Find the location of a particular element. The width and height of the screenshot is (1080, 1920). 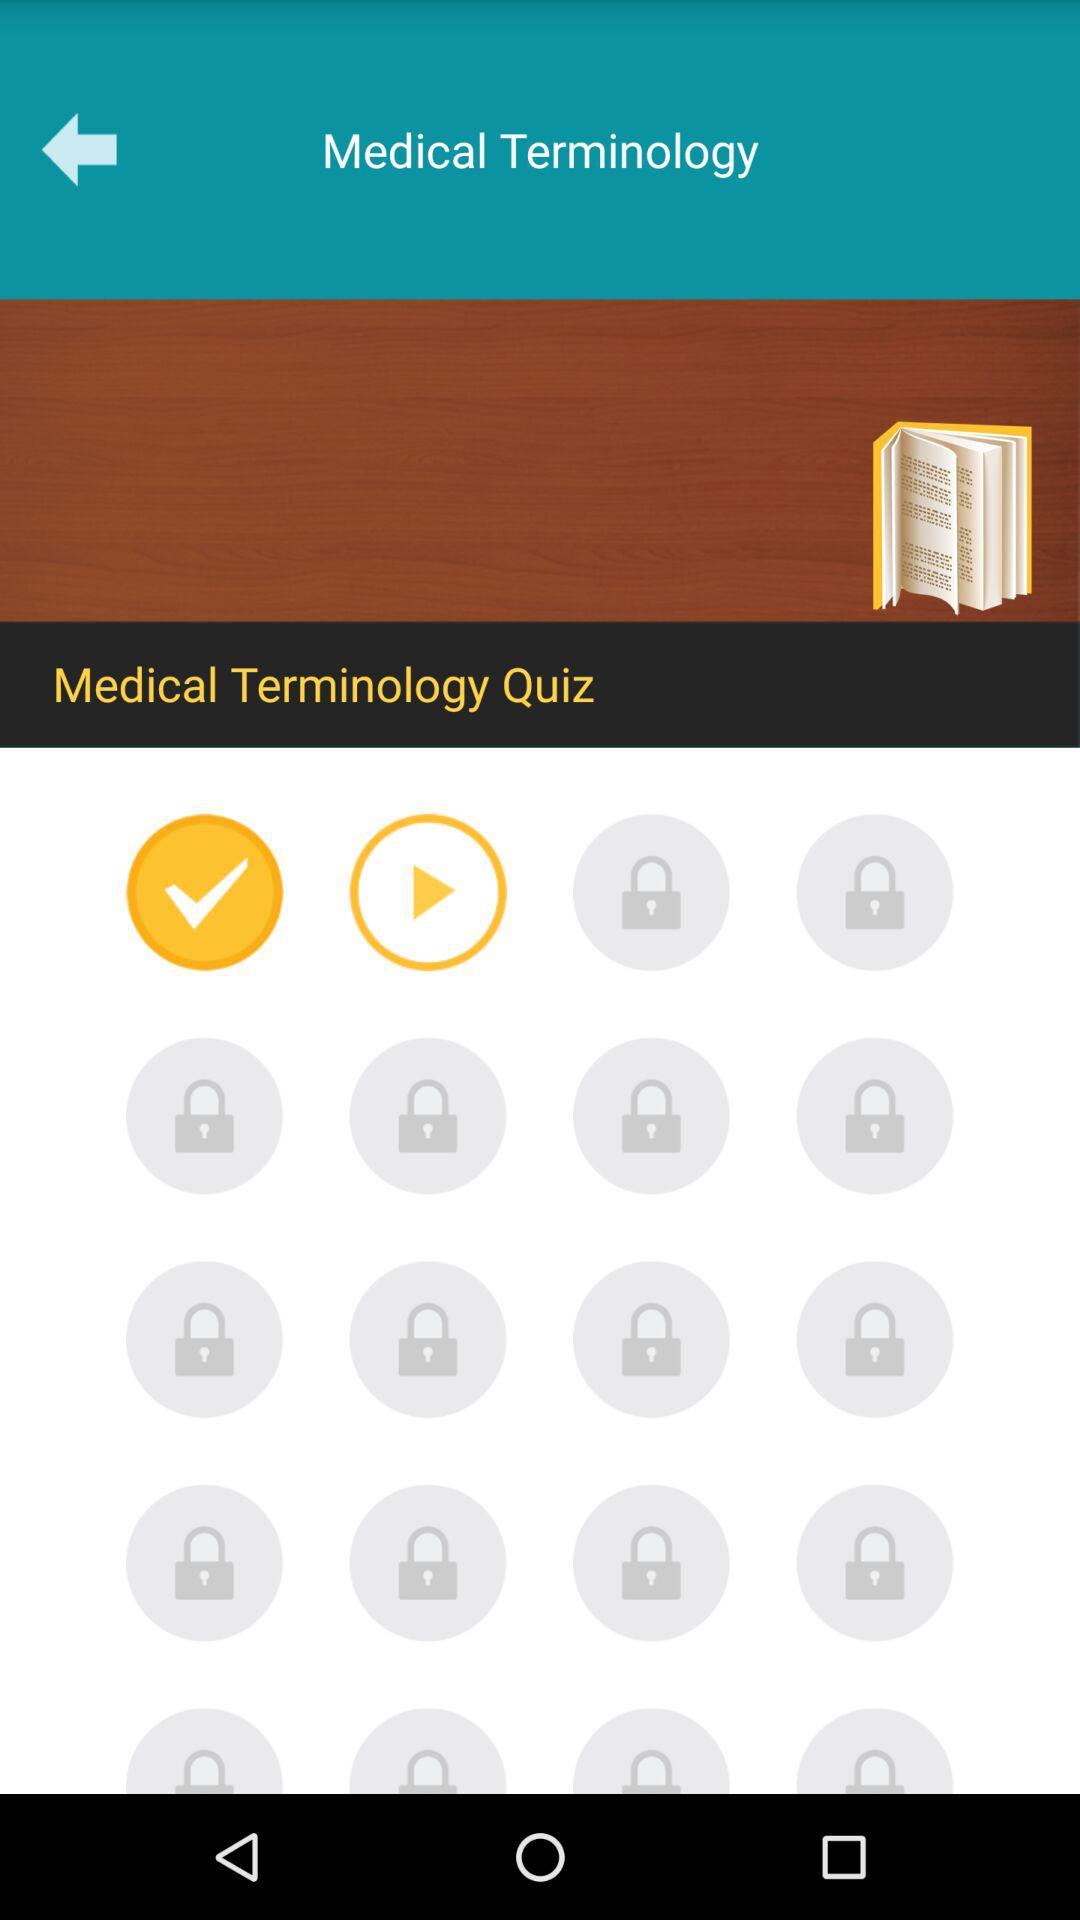

the lock icon is located at coordinates (427, 1194).